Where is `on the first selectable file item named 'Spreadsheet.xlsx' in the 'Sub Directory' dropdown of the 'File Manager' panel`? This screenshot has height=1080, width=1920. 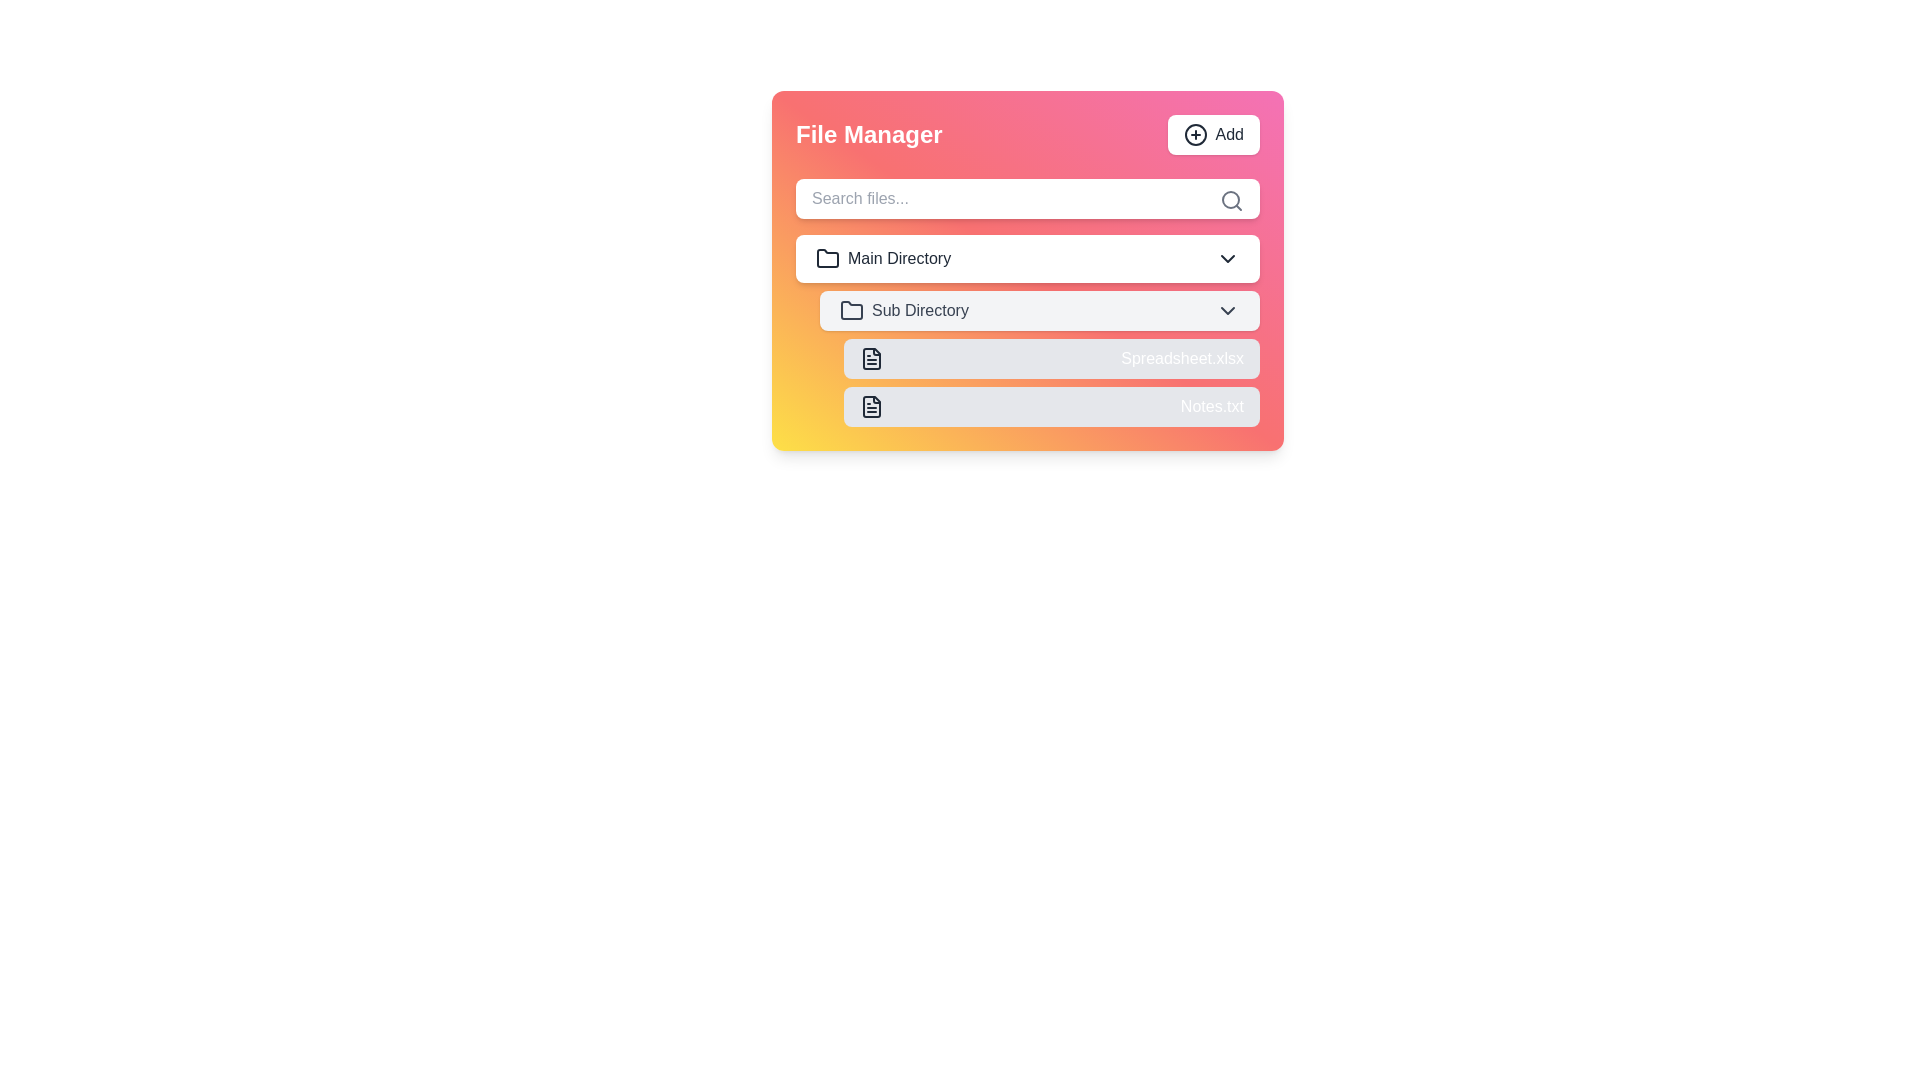 on the first selectable file item named 'Spreadsheet.xlsx' in the 'Sub Directory' dropdown of the 'File Manager' panel is located at coordinates (1040, 357).